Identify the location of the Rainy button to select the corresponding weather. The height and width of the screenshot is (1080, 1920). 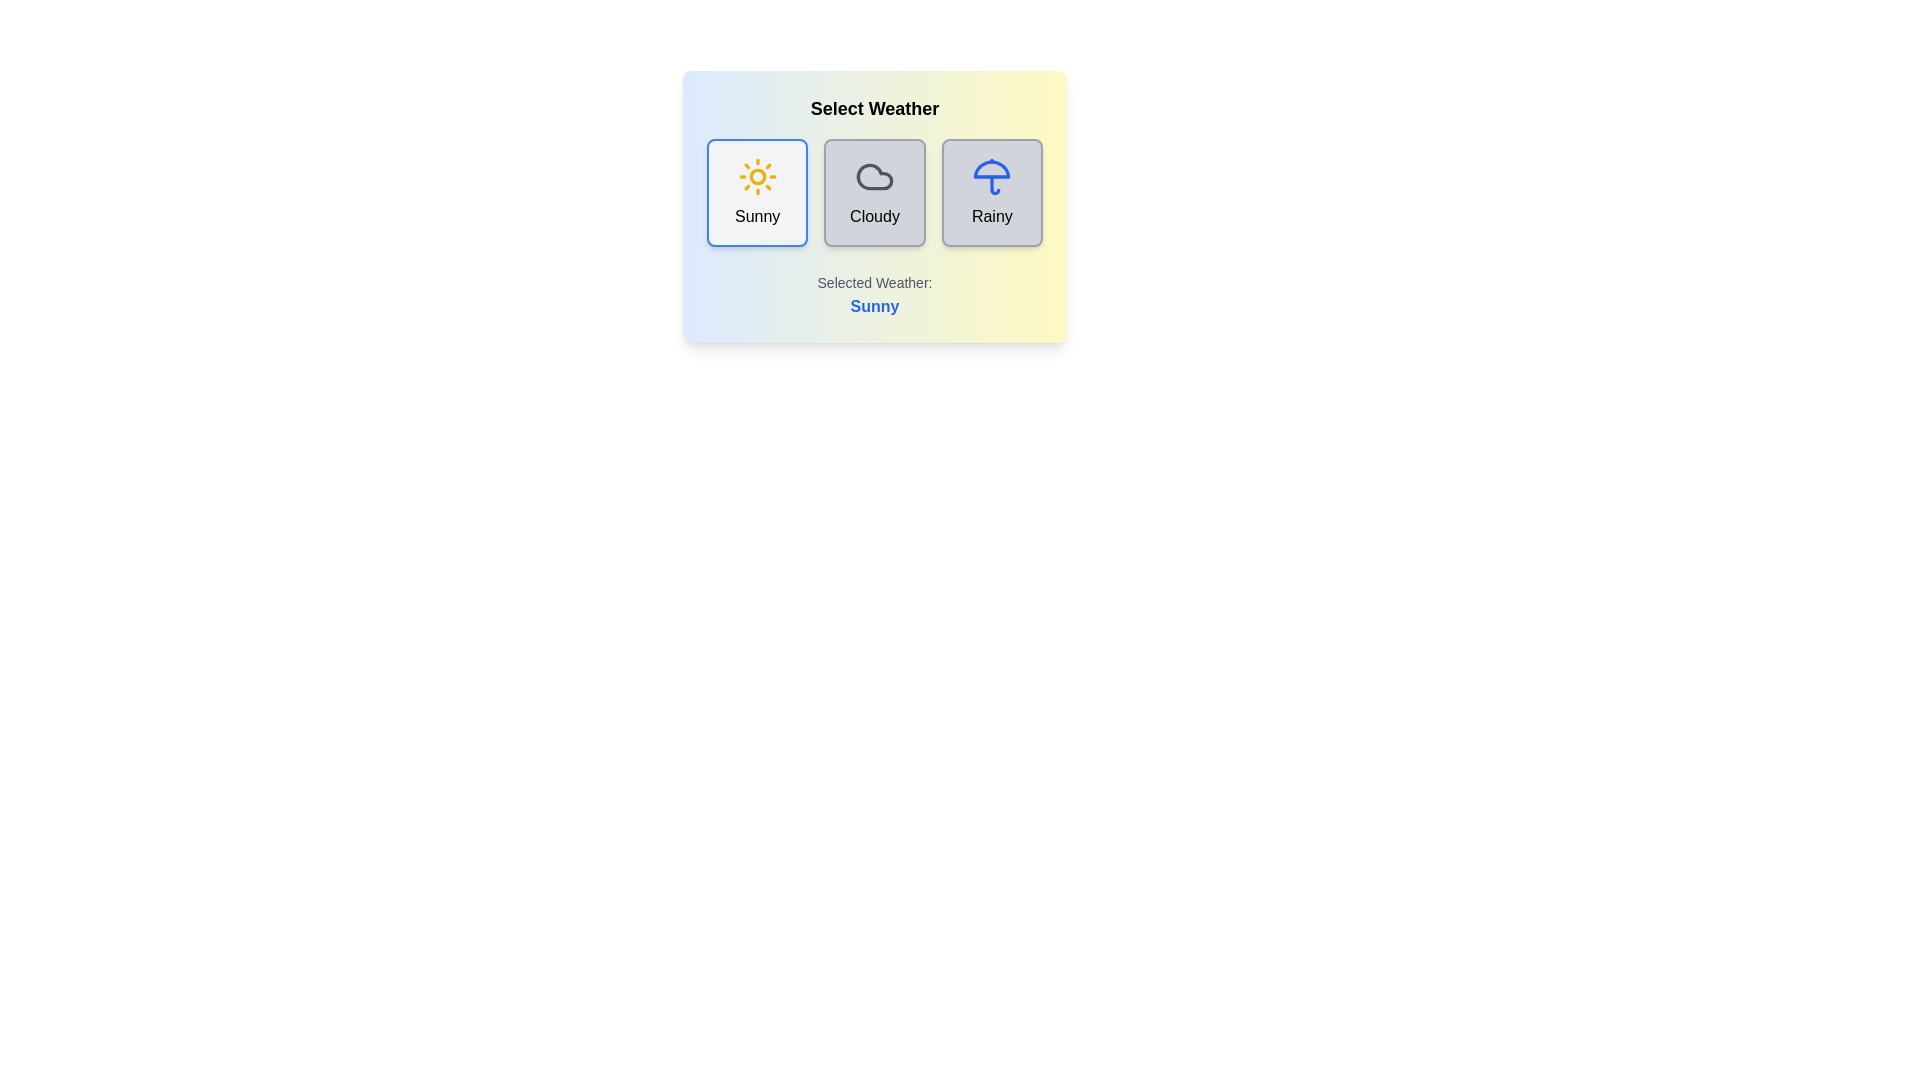
(992, 192).